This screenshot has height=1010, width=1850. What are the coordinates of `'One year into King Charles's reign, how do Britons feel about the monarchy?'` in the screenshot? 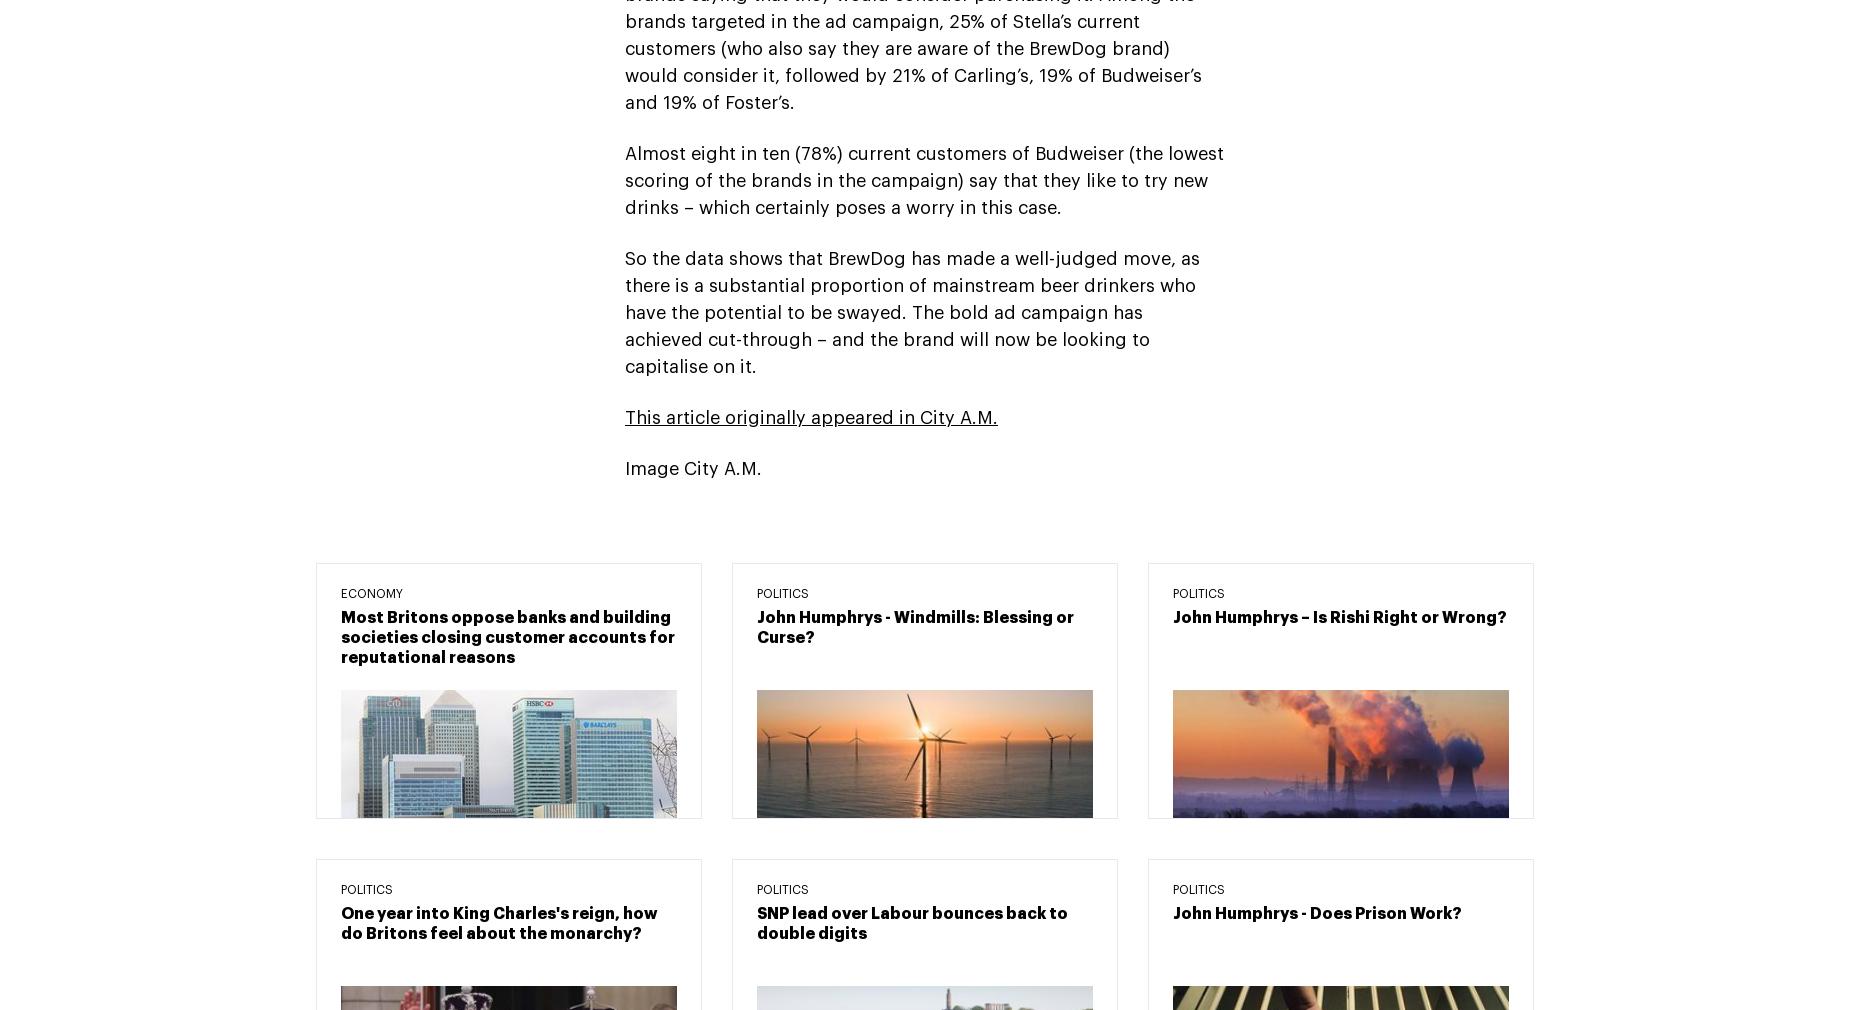 It's located at (499, 923).